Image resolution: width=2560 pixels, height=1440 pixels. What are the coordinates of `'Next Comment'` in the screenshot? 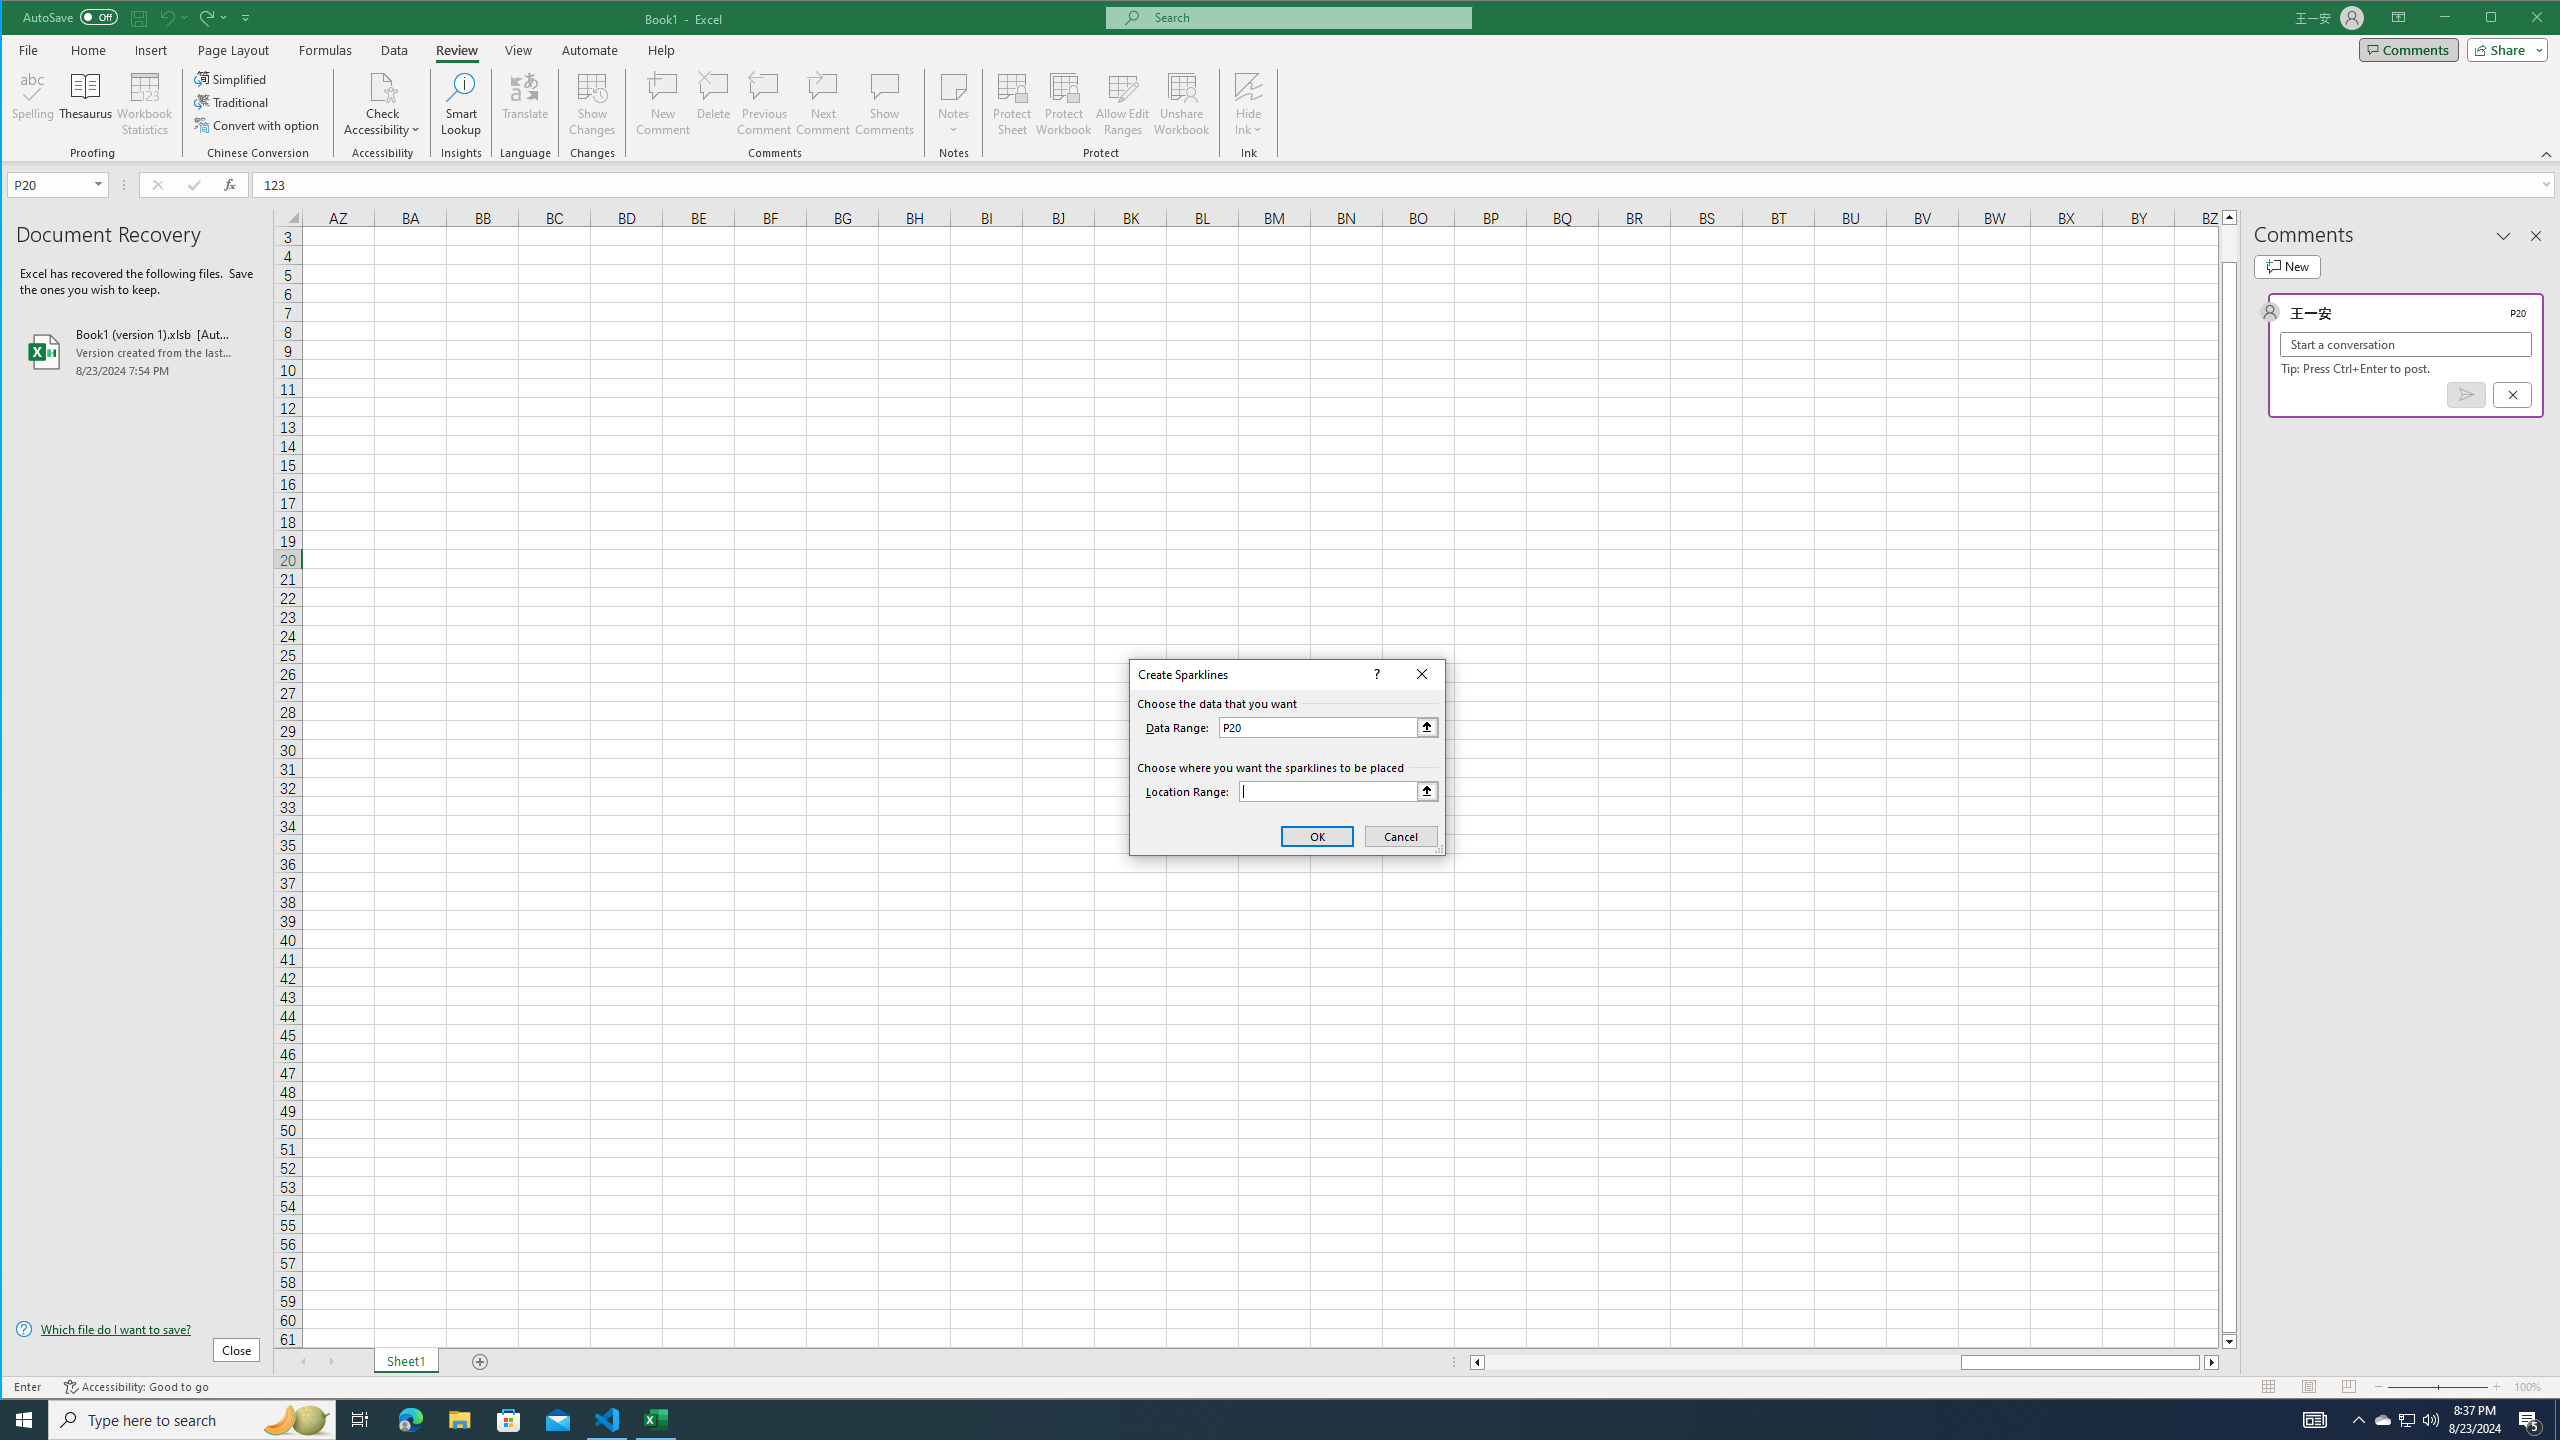 It's located at (823, 103).